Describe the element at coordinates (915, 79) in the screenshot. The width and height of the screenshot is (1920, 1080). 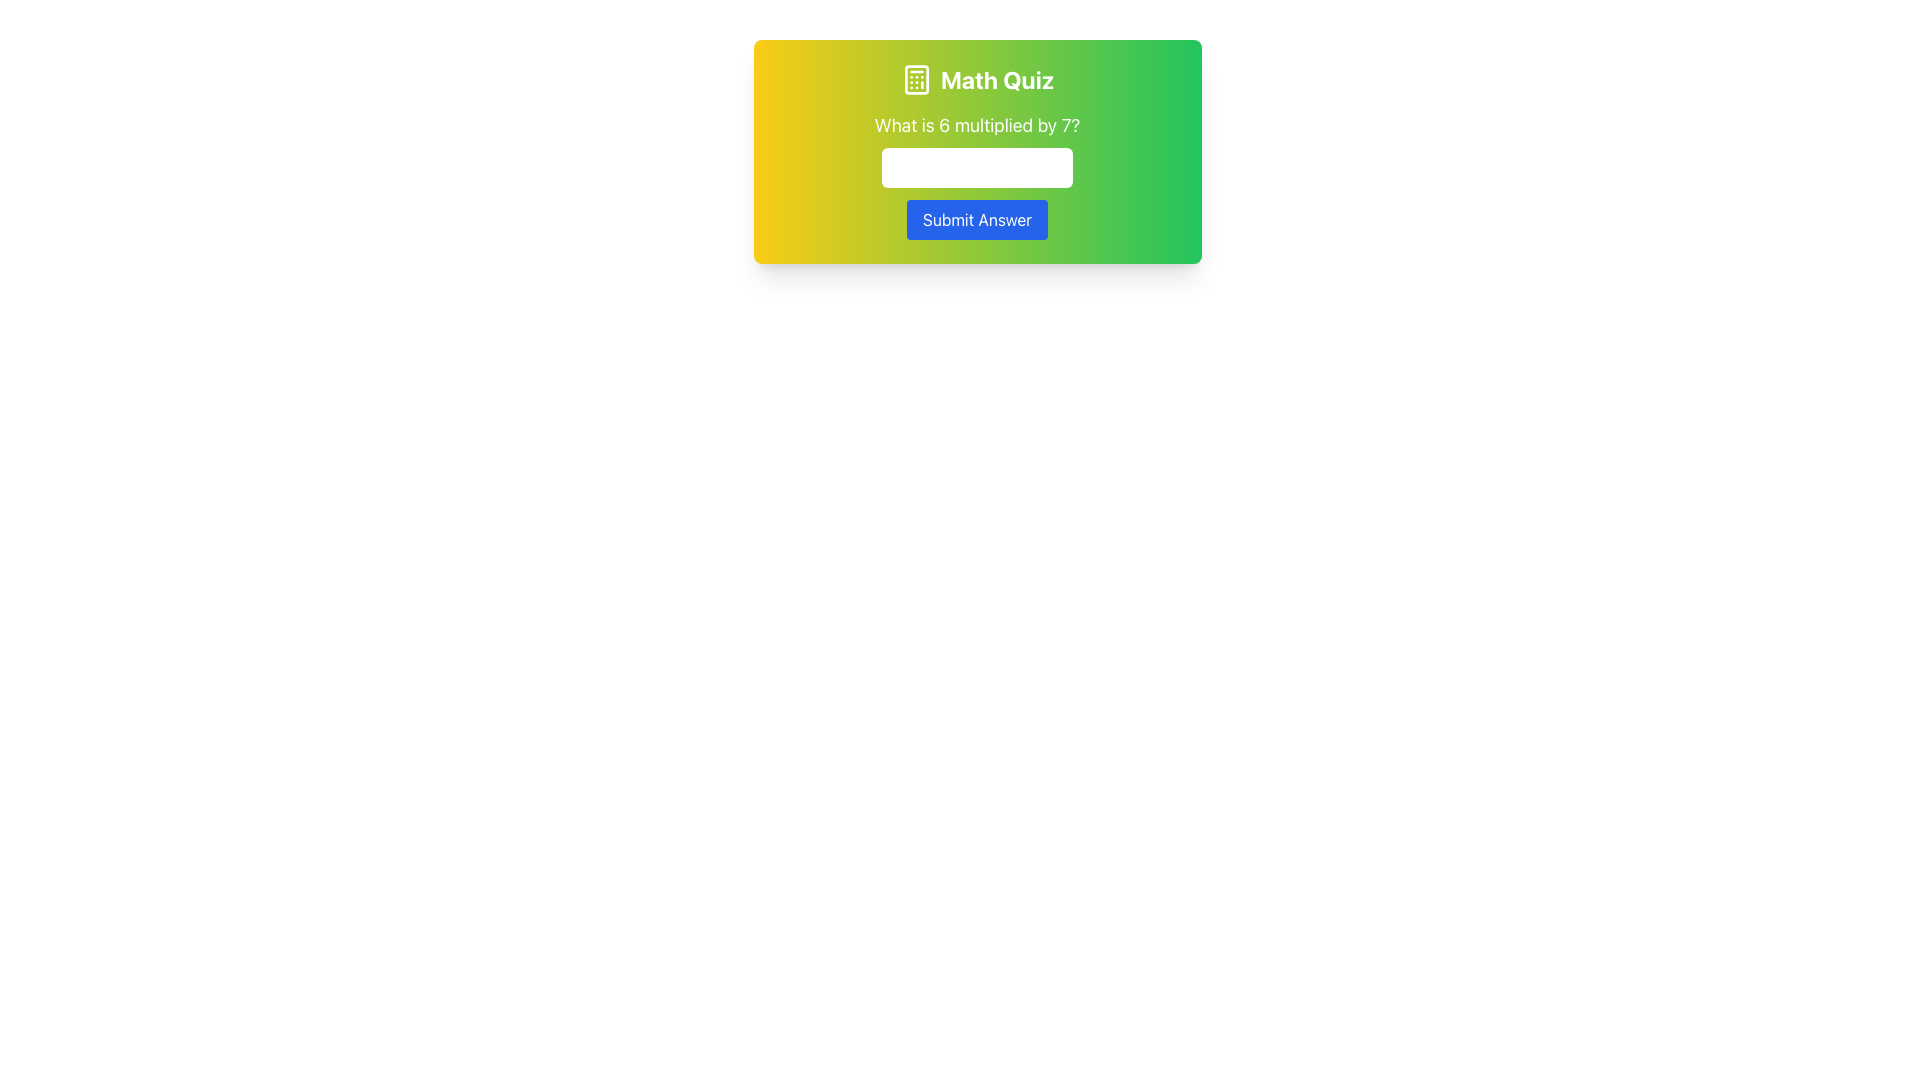
I see `the calculator icon located in the header section of the math quiz card, which is positioned to the left of the 'Math Quiz' text` at that location.